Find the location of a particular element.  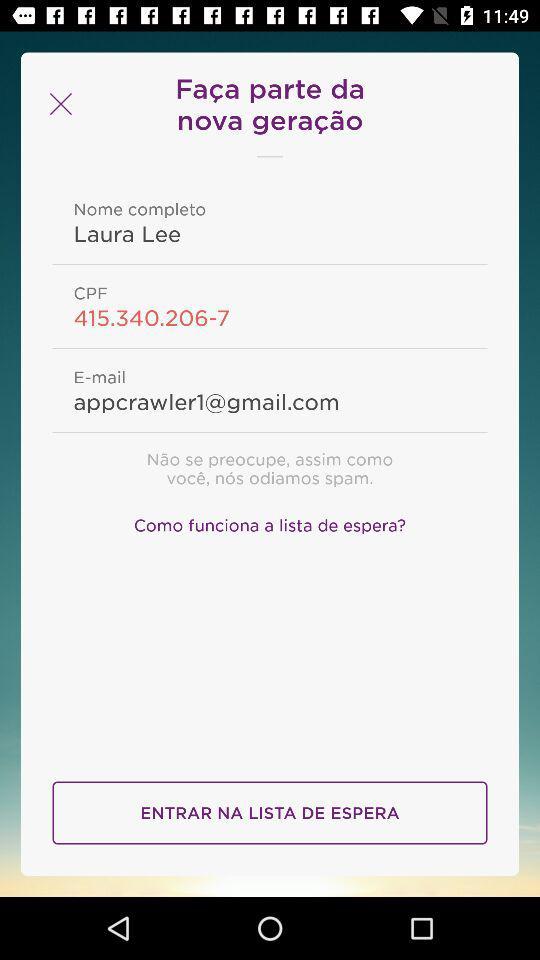

quit the tap is located at coordinates (58, 104).